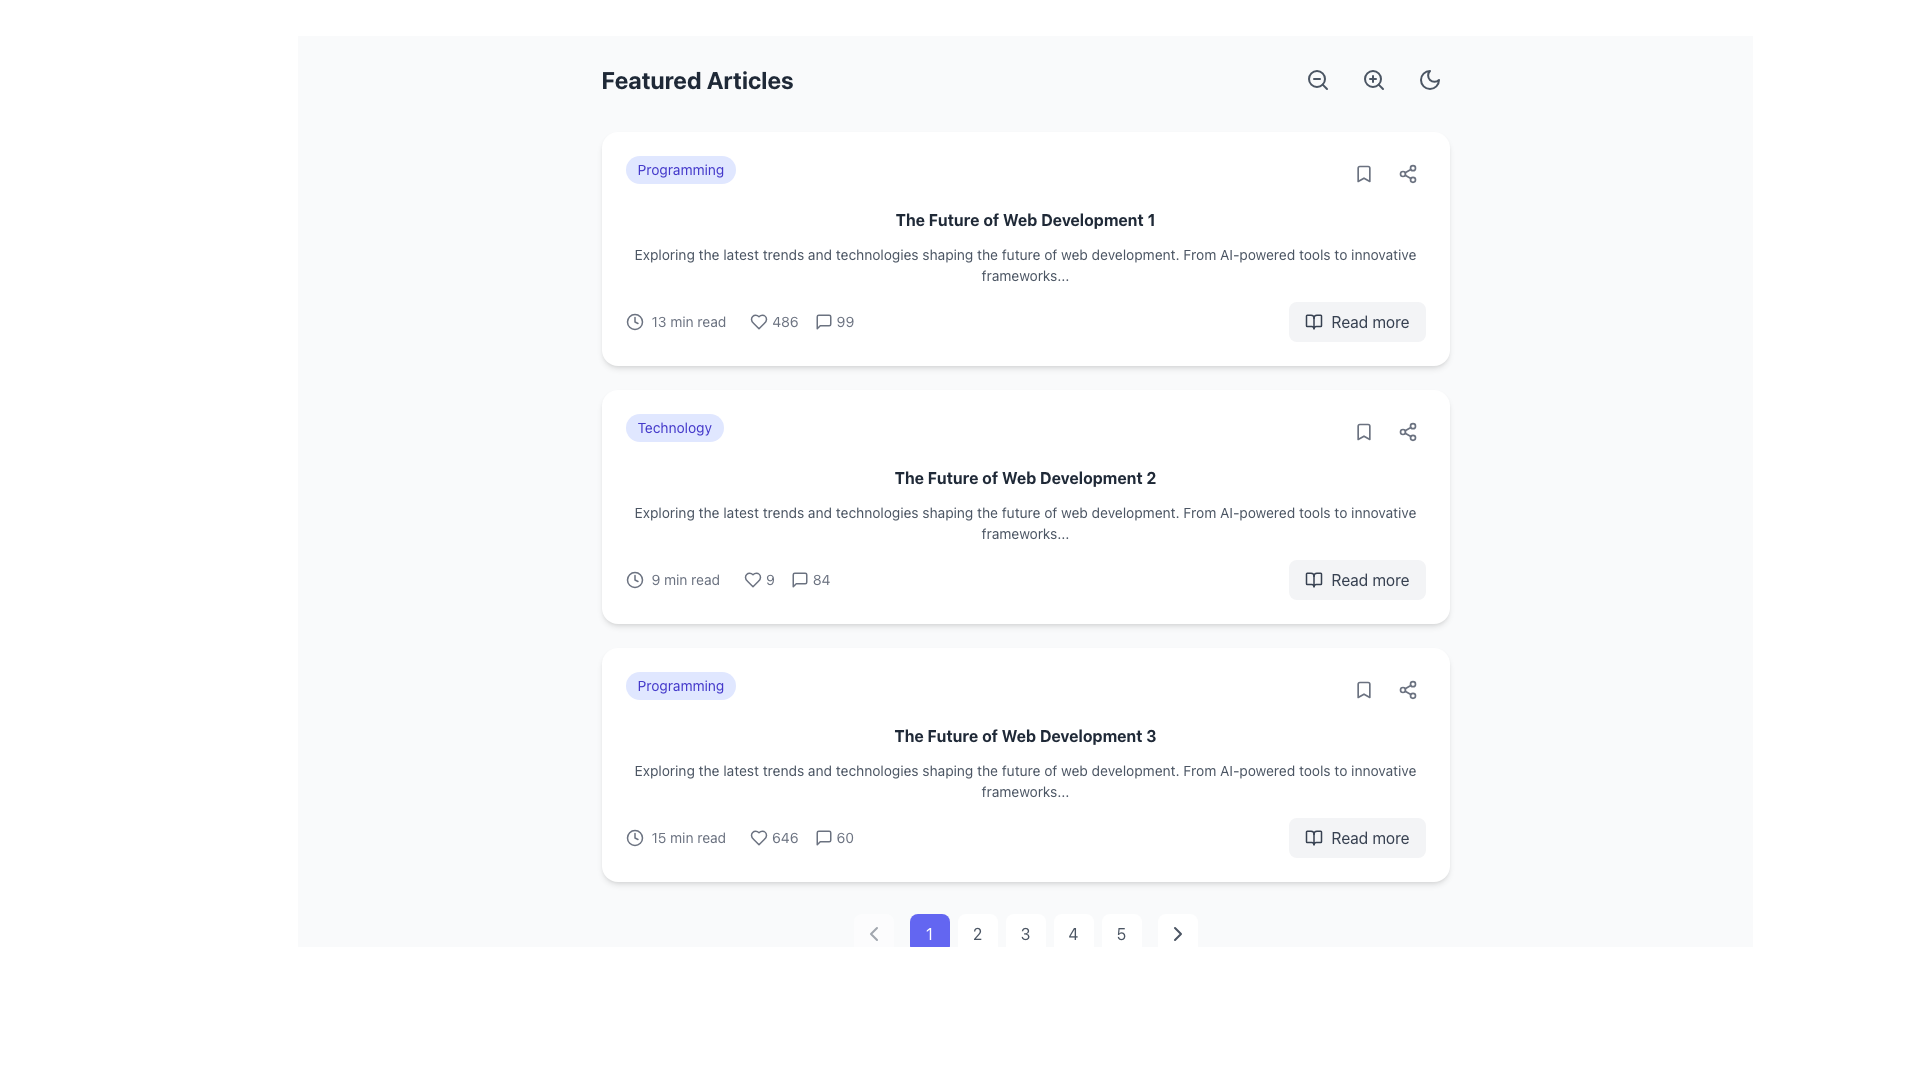 The image size is (1920, 1080). What do you see at coordinates (773, 837) in the screenshot?
I see `the likes count text with an adjacent heart icon located below the article titled 'The Future of Web Development 3.'` at bounding box center [773, 837].